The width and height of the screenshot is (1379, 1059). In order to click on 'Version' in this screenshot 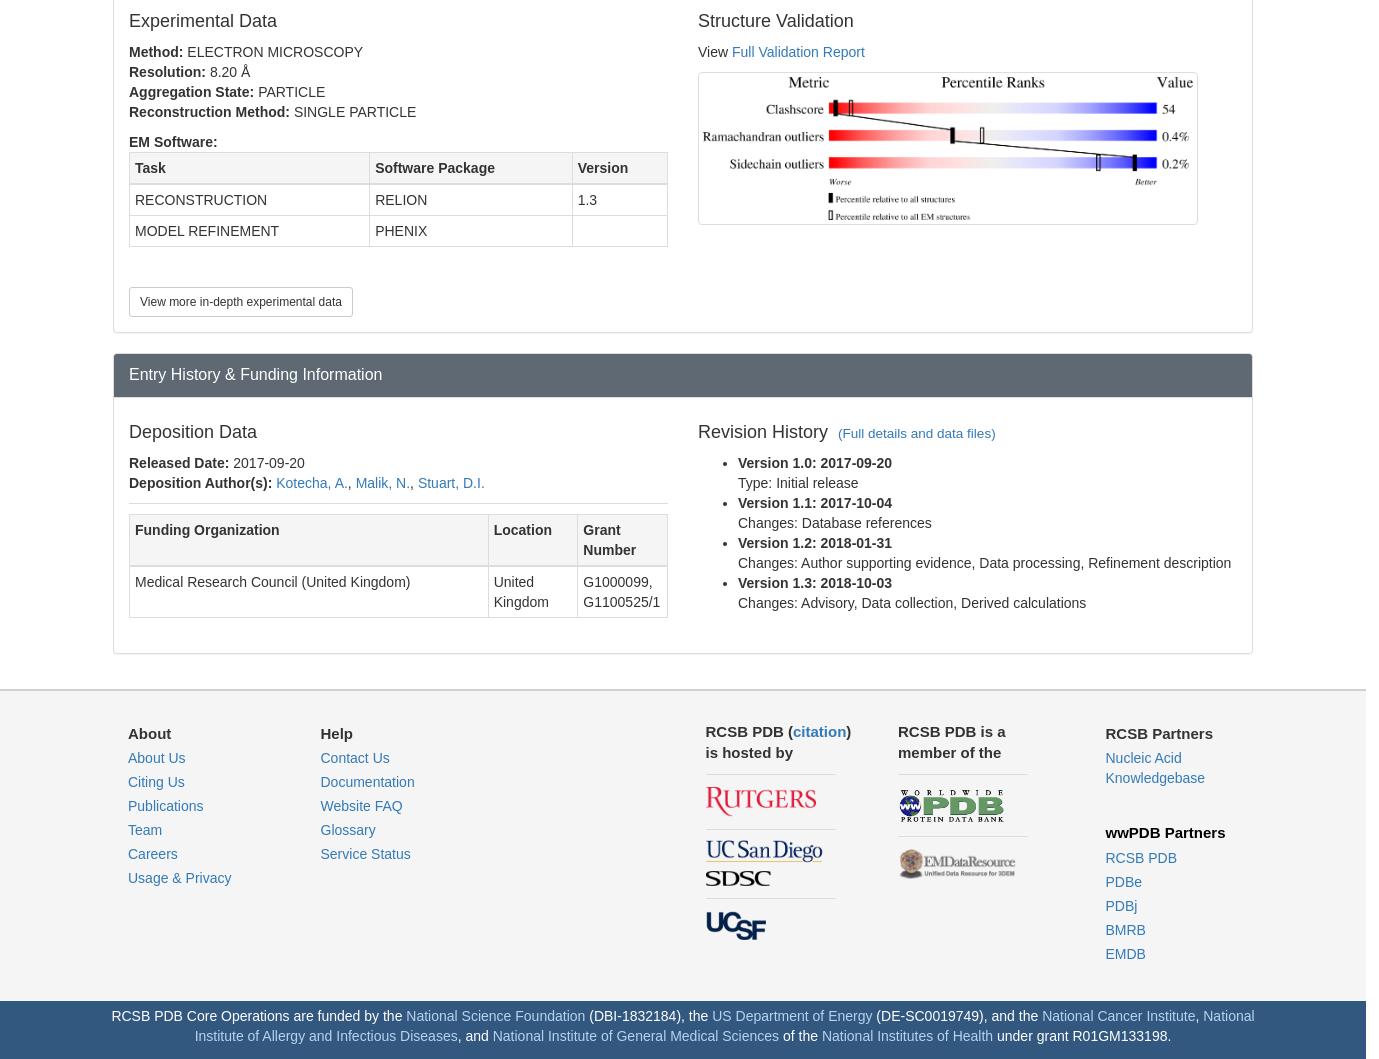, I will do `click(576, 166)`.